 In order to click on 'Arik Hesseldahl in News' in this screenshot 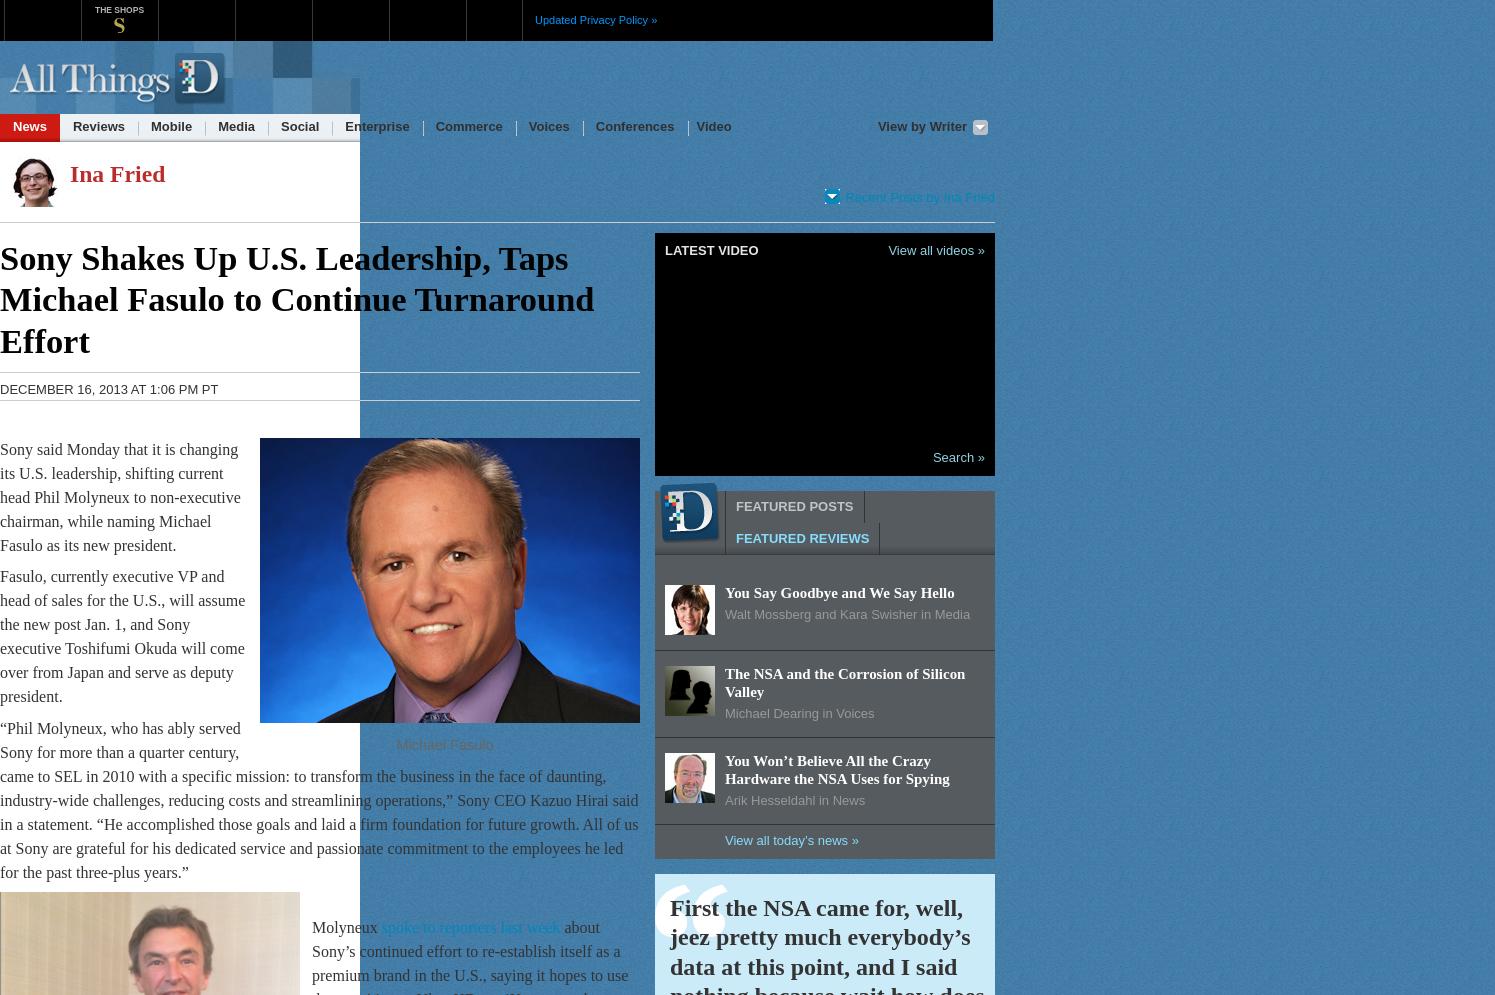, I will do `click(795, 799)`.